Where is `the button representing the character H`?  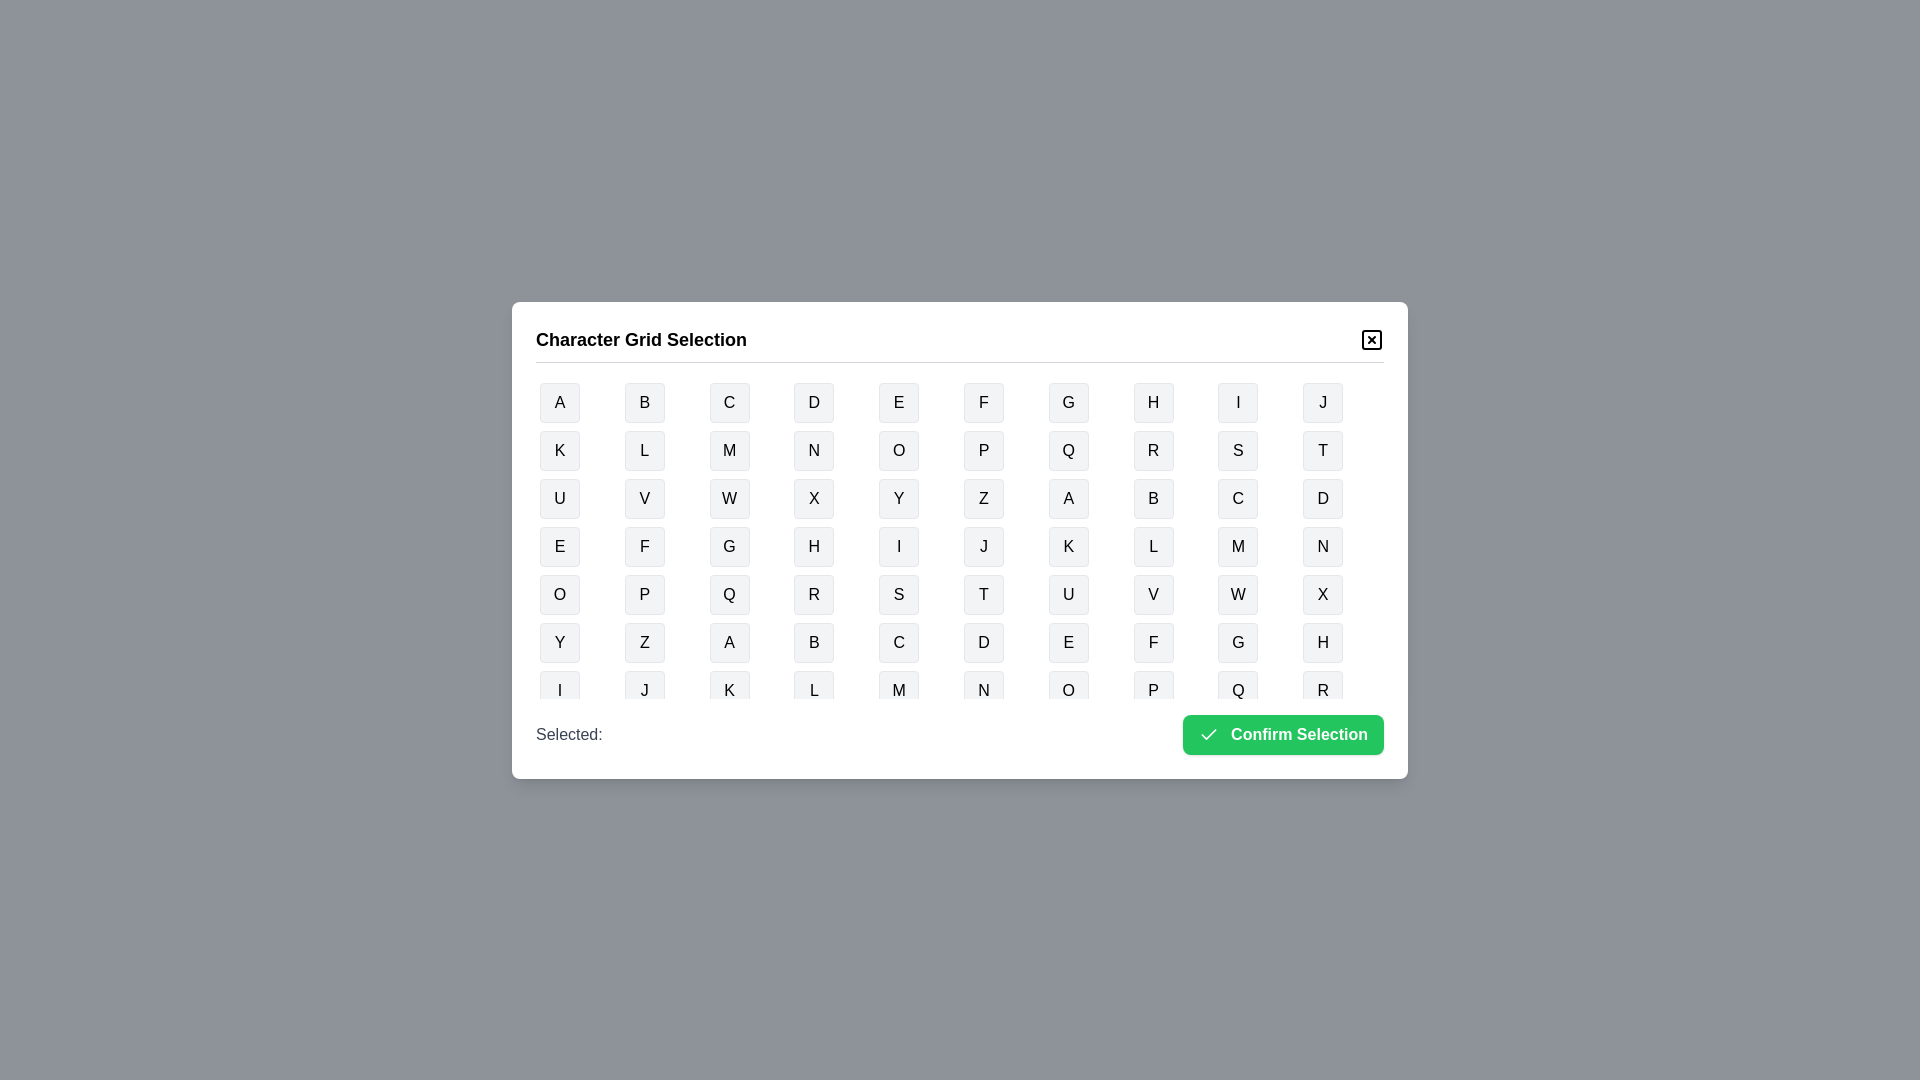 the button representing the character H is located at coordinates (1153, 402).